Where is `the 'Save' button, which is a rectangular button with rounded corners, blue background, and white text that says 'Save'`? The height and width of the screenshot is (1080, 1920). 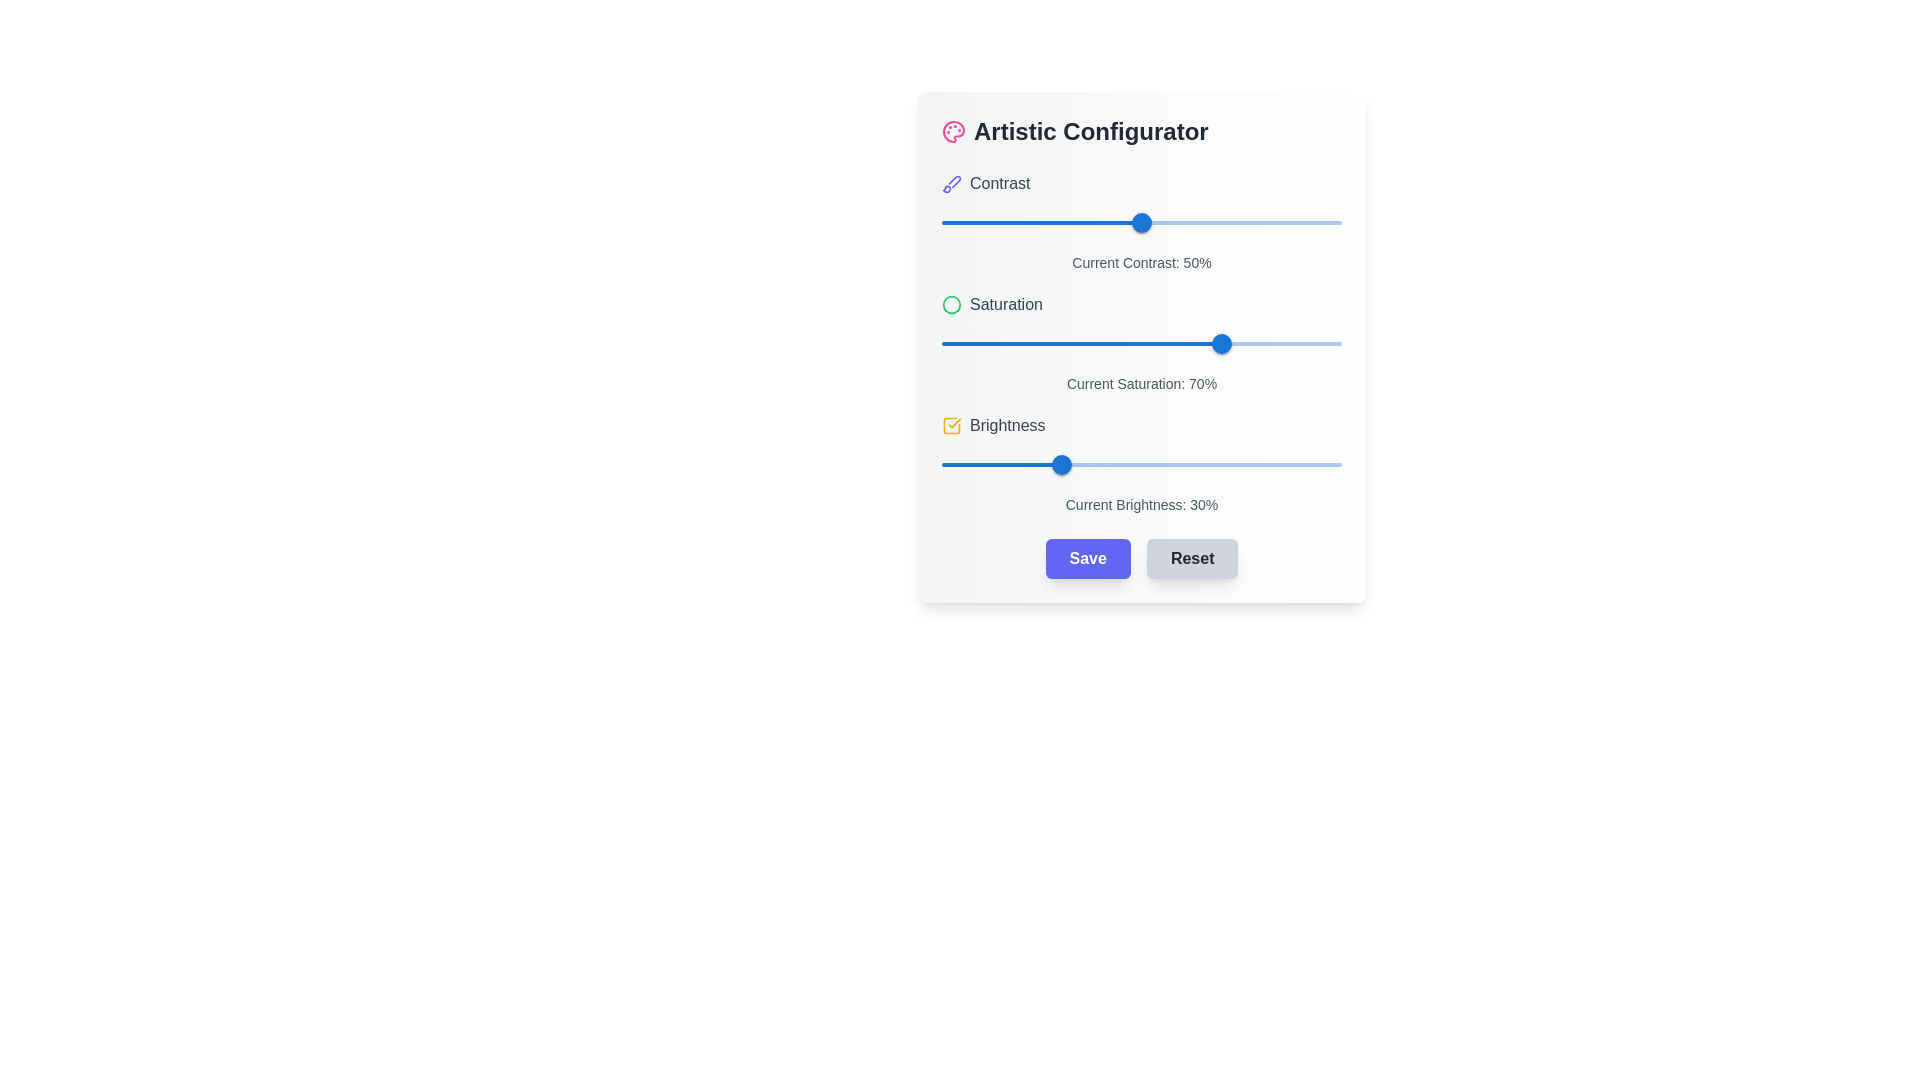
the 'Save' button, which is a rectangular button with rounded corners, blue background, and white text that says 'Save' is located at coordinates (1087, 559).